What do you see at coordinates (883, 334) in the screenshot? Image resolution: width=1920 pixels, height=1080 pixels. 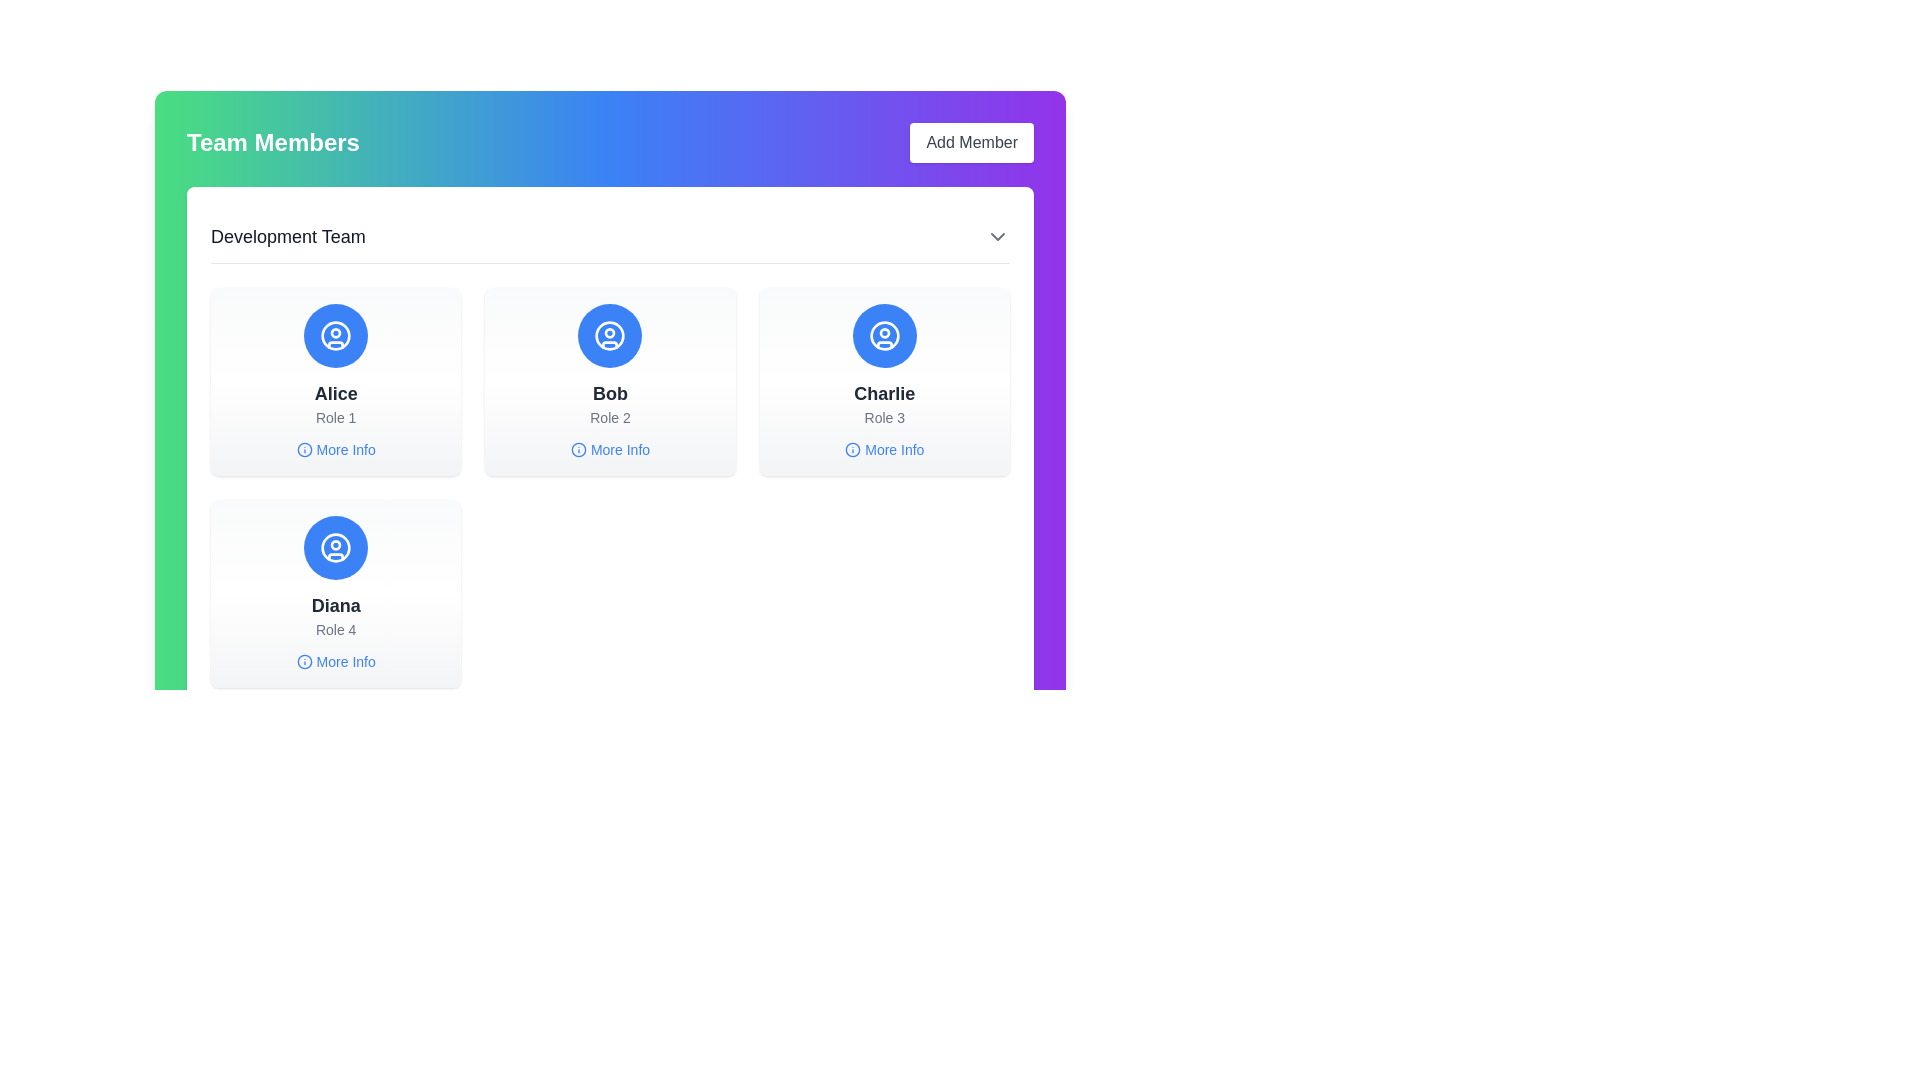 I see `the Avatar representing the user named 'Charlie', located in the top-right card of the second row in the grid layout` at bounding box center [883, 334].